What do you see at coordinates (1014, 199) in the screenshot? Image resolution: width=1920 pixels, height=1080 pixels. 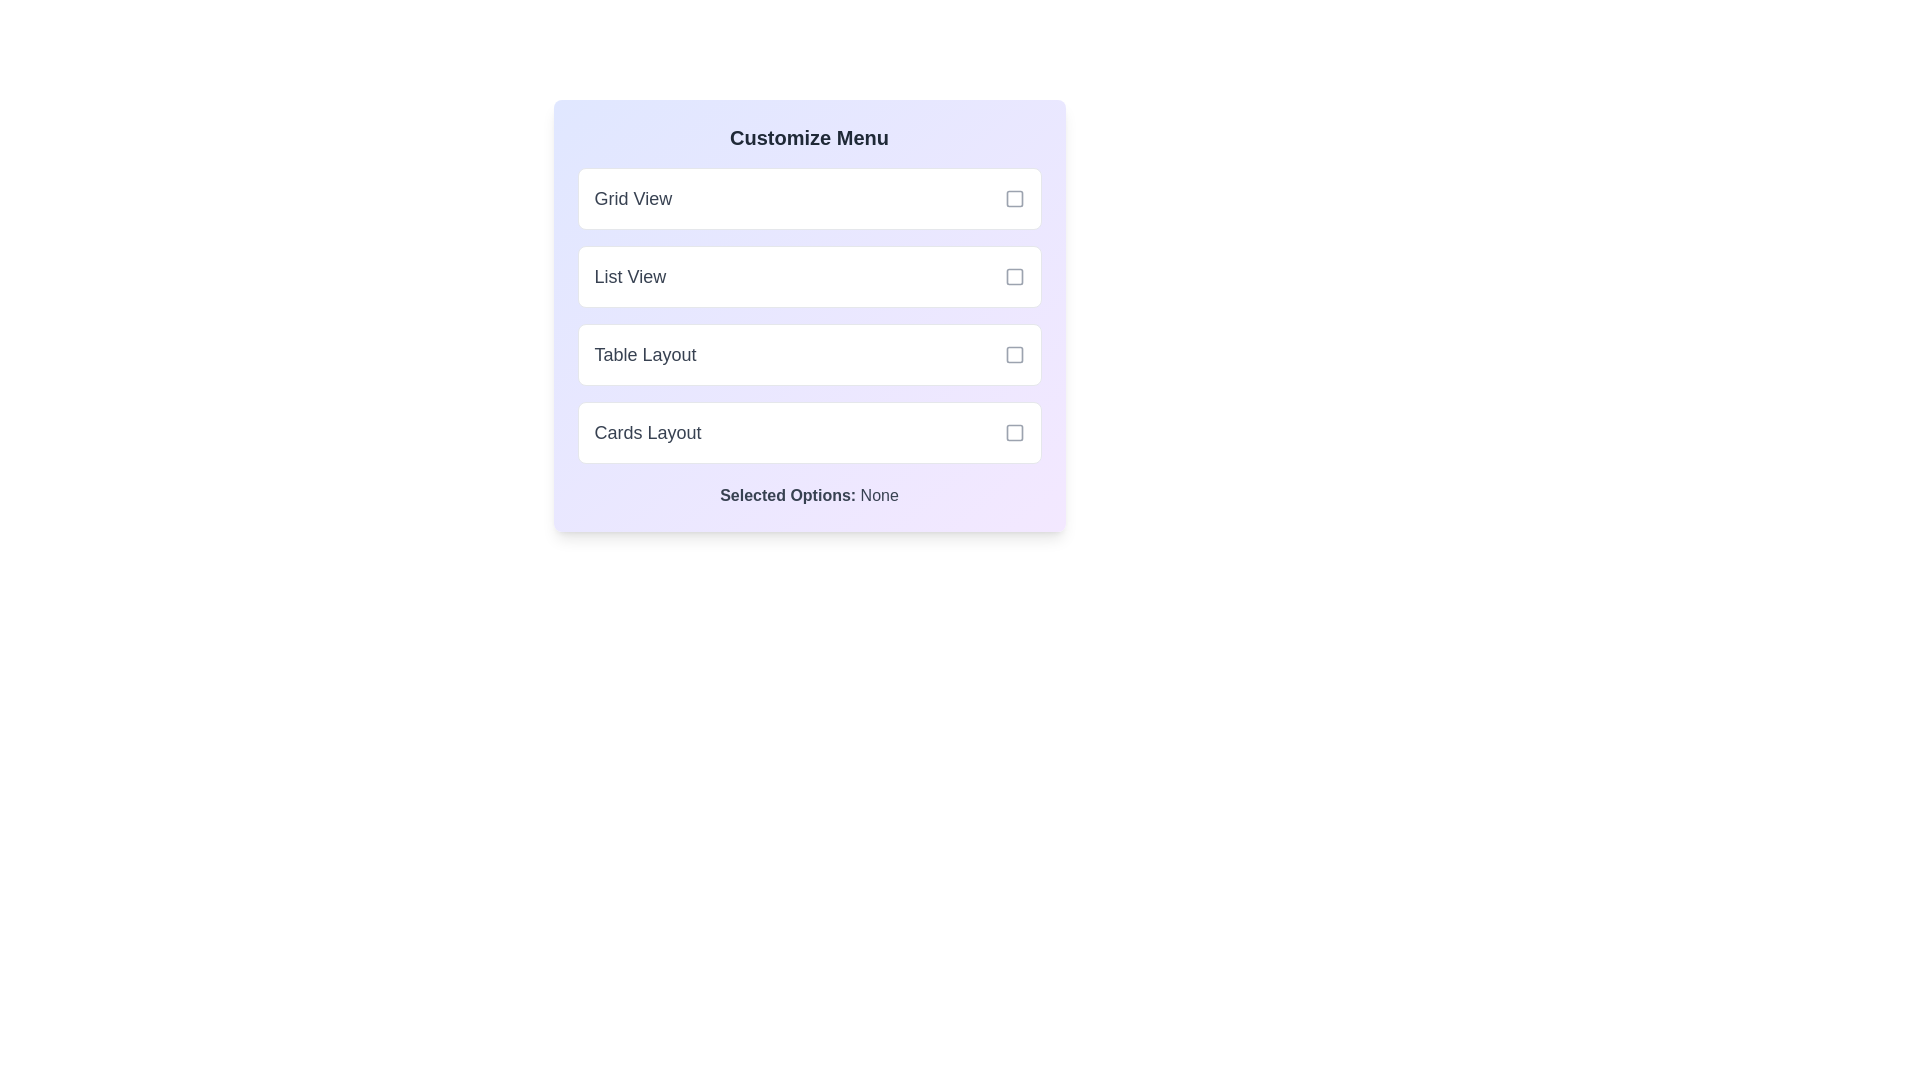 I see `the small square marker or button located in the first row of options in the 'Customize Menu' panel, next to the 'Grid View' label` at bounding box center [1014, 199].